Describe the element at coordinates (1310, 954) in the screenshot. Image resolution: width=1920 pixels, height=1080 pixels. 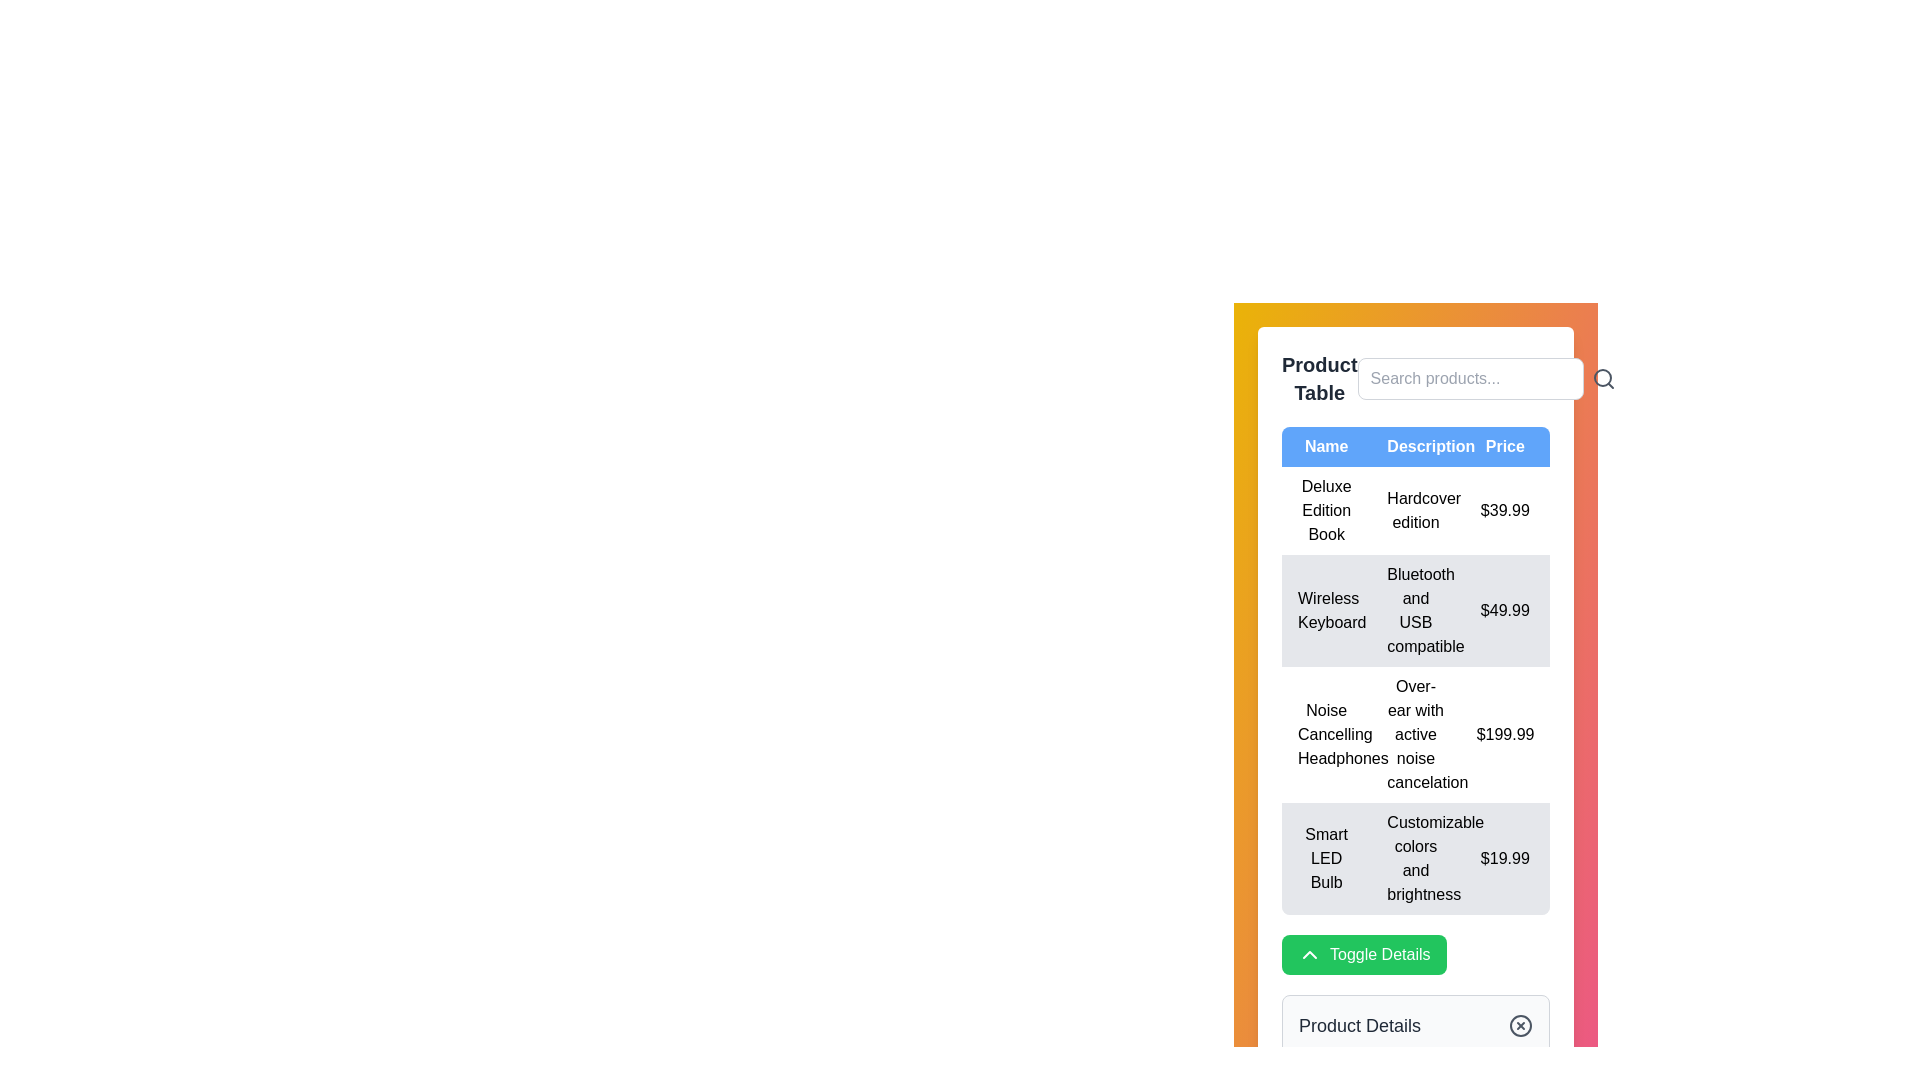
I see `the upward toggle icon located to the left of the text in the 'Toggle Details' button below the main product table` at that location.